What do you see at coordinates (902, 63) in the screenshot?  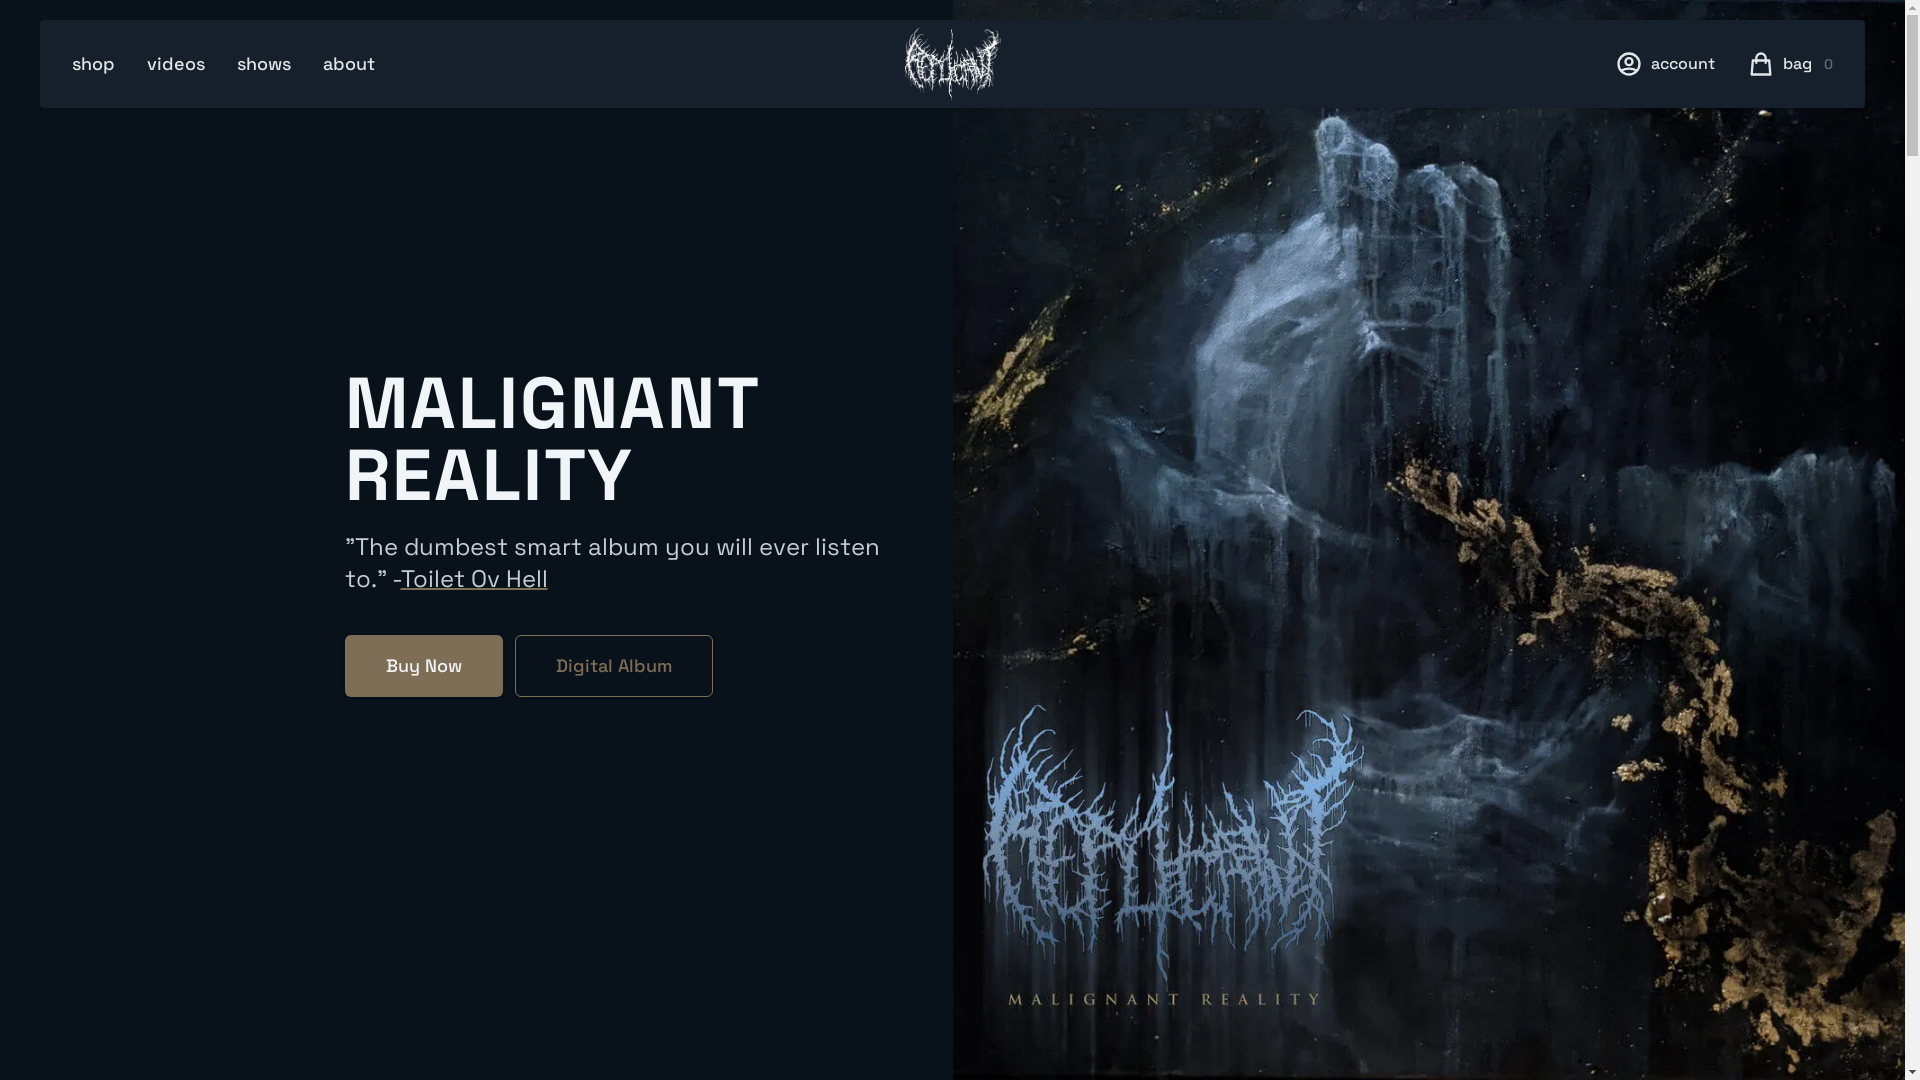 I see `'Replicant - New Jersey Death Metal'` at bounding box center [902, 63].